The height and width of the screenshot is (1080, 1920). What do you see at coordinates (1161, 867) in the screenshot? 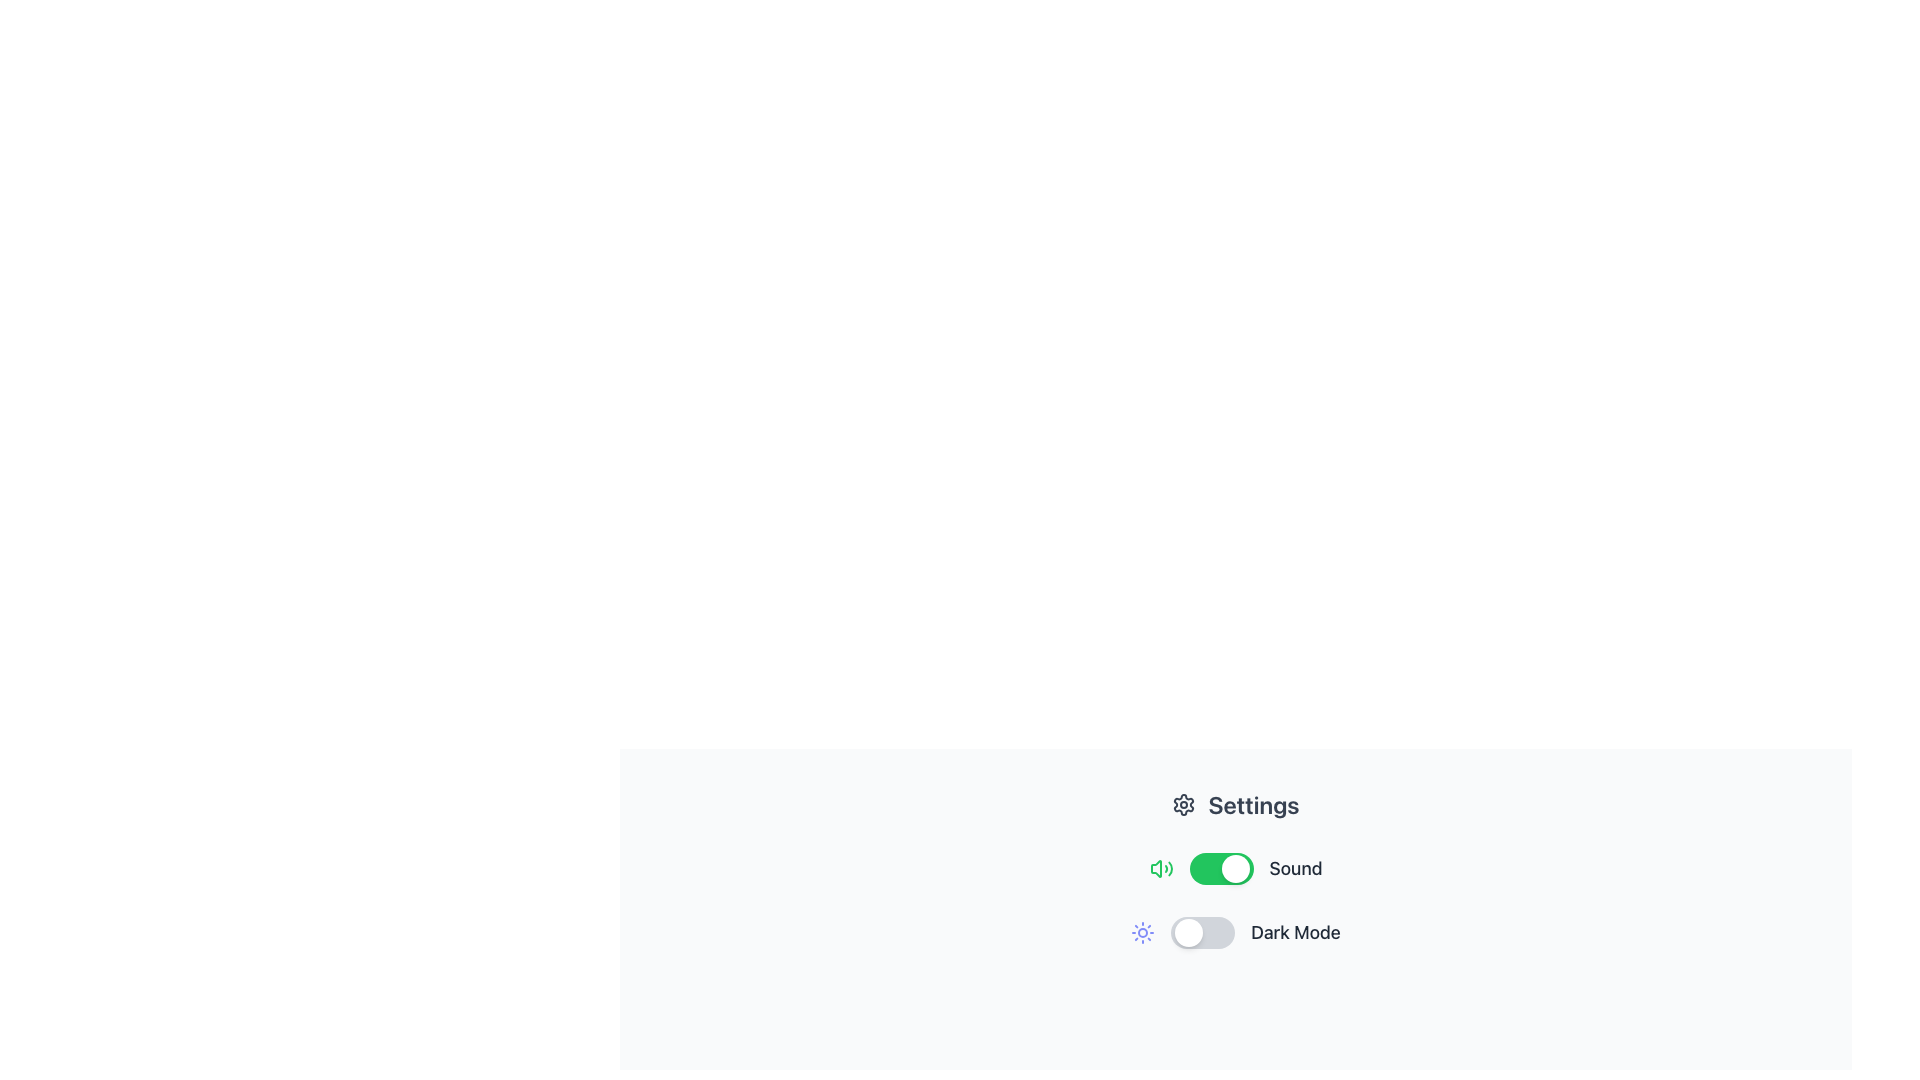
I see `the volume icon with sound waves, which is styled in green and located to the left of the 'Sound' toggle button` at bounding box center [1161, 867].